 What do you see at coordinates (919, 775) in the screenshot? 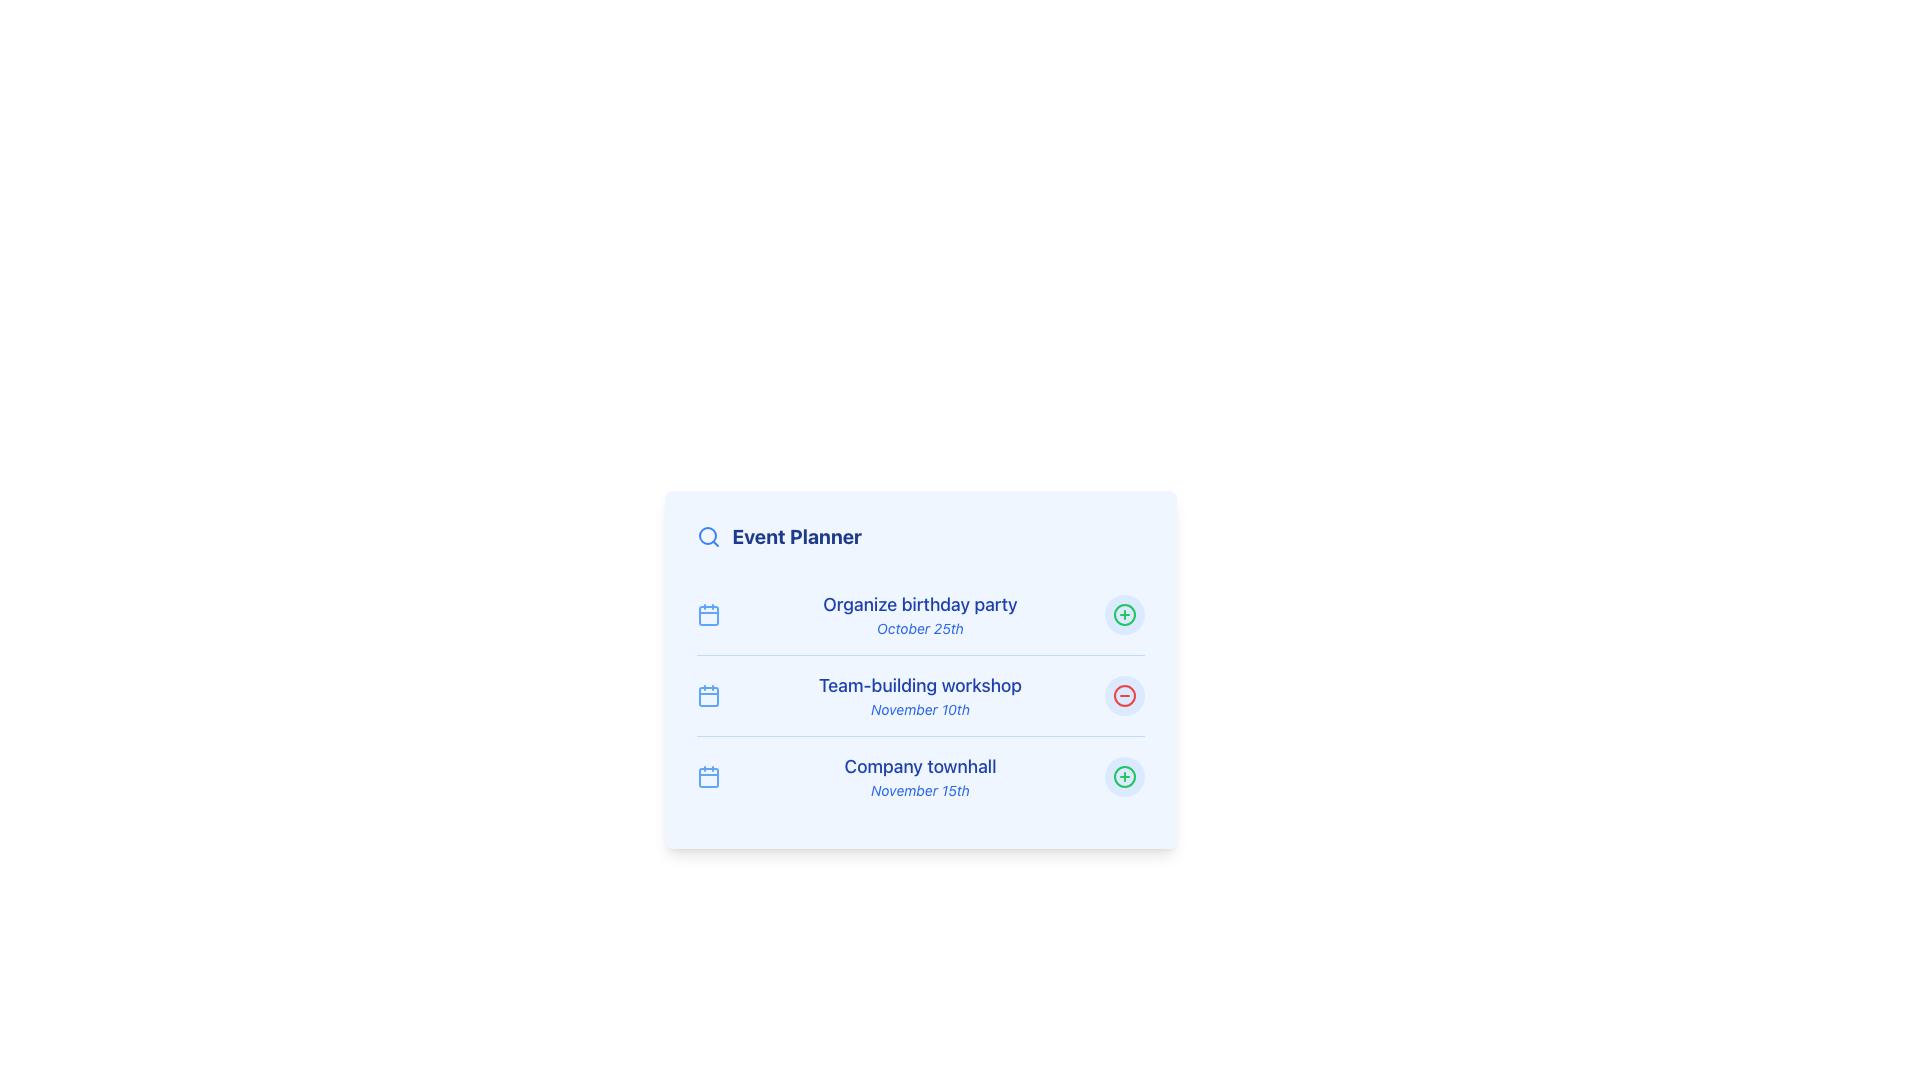
I see `the 'Company townhall' text block, which provides details about the event scheduled for November 15th, located as the third entry in the Event Planner section` at bounding box center [919, 775].